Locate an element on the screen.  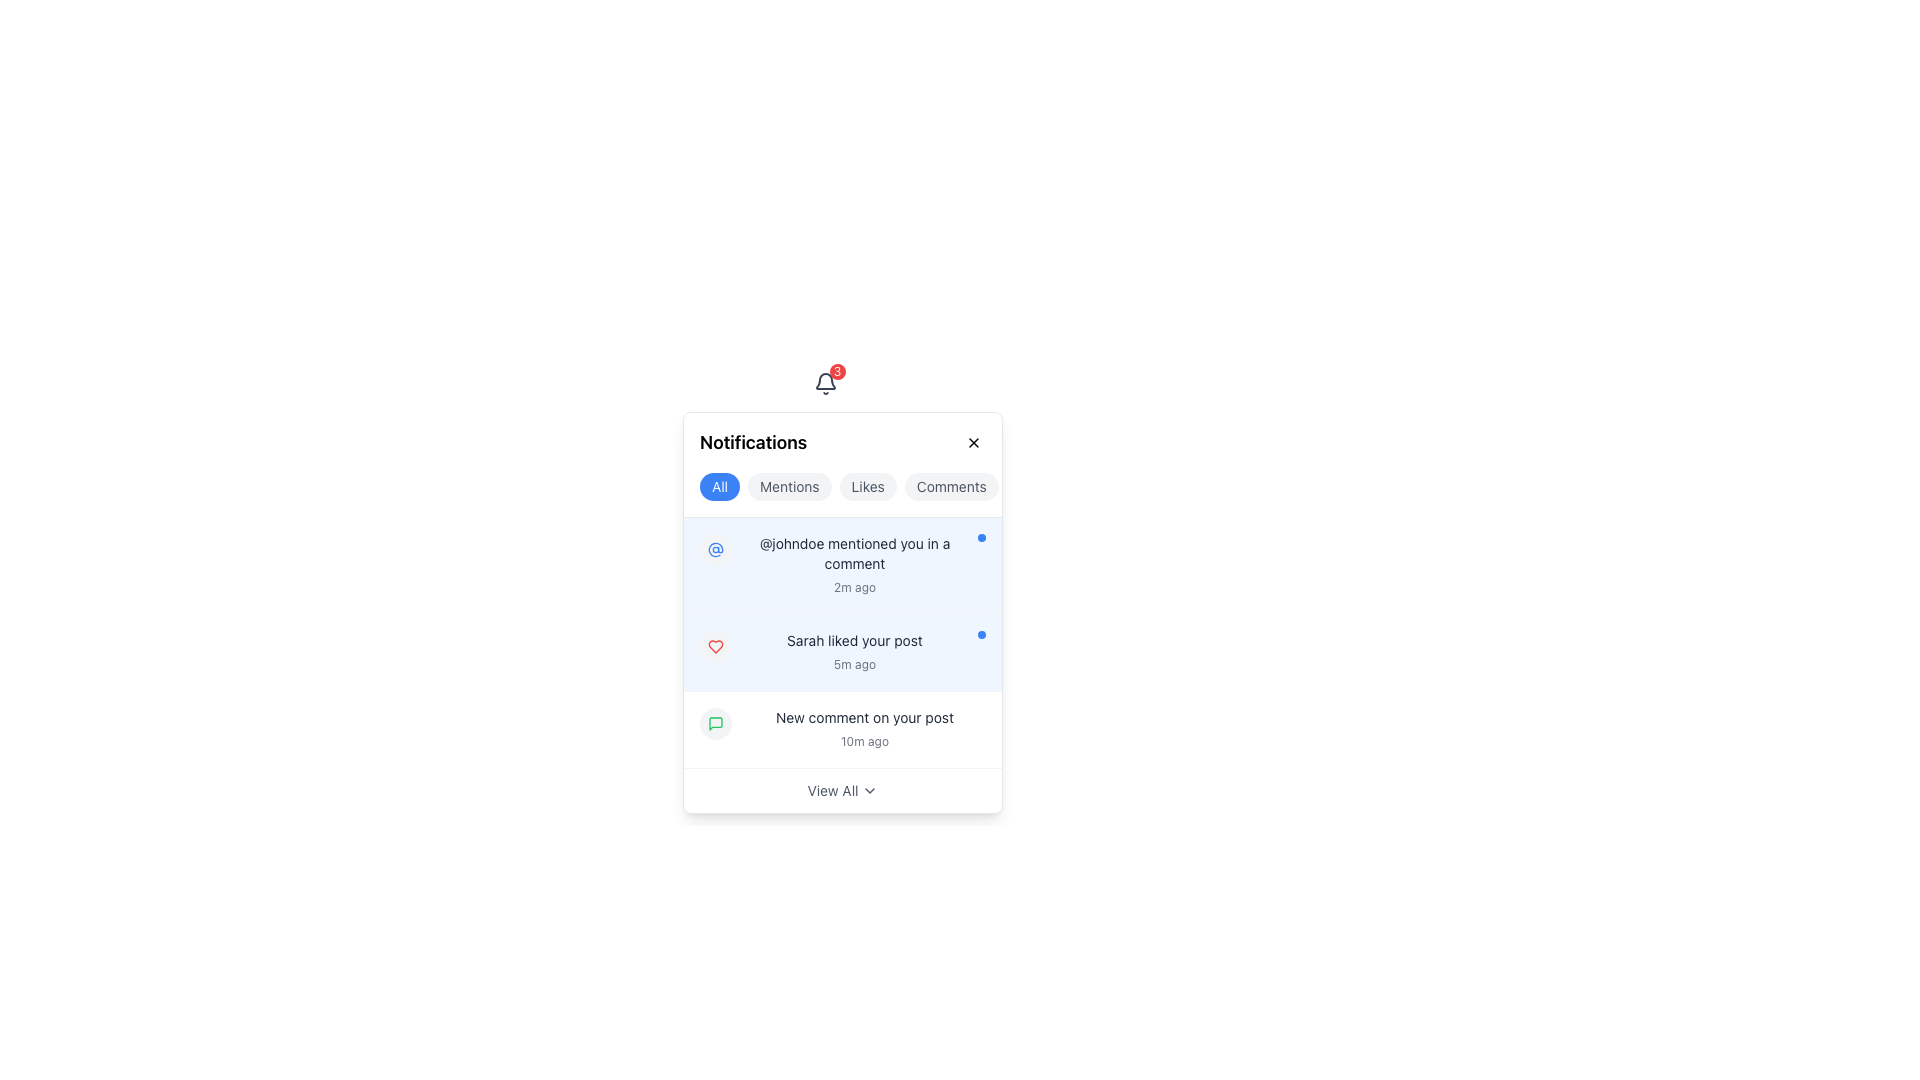
the filter button in the notification panel is located at coordinates (950, 486).